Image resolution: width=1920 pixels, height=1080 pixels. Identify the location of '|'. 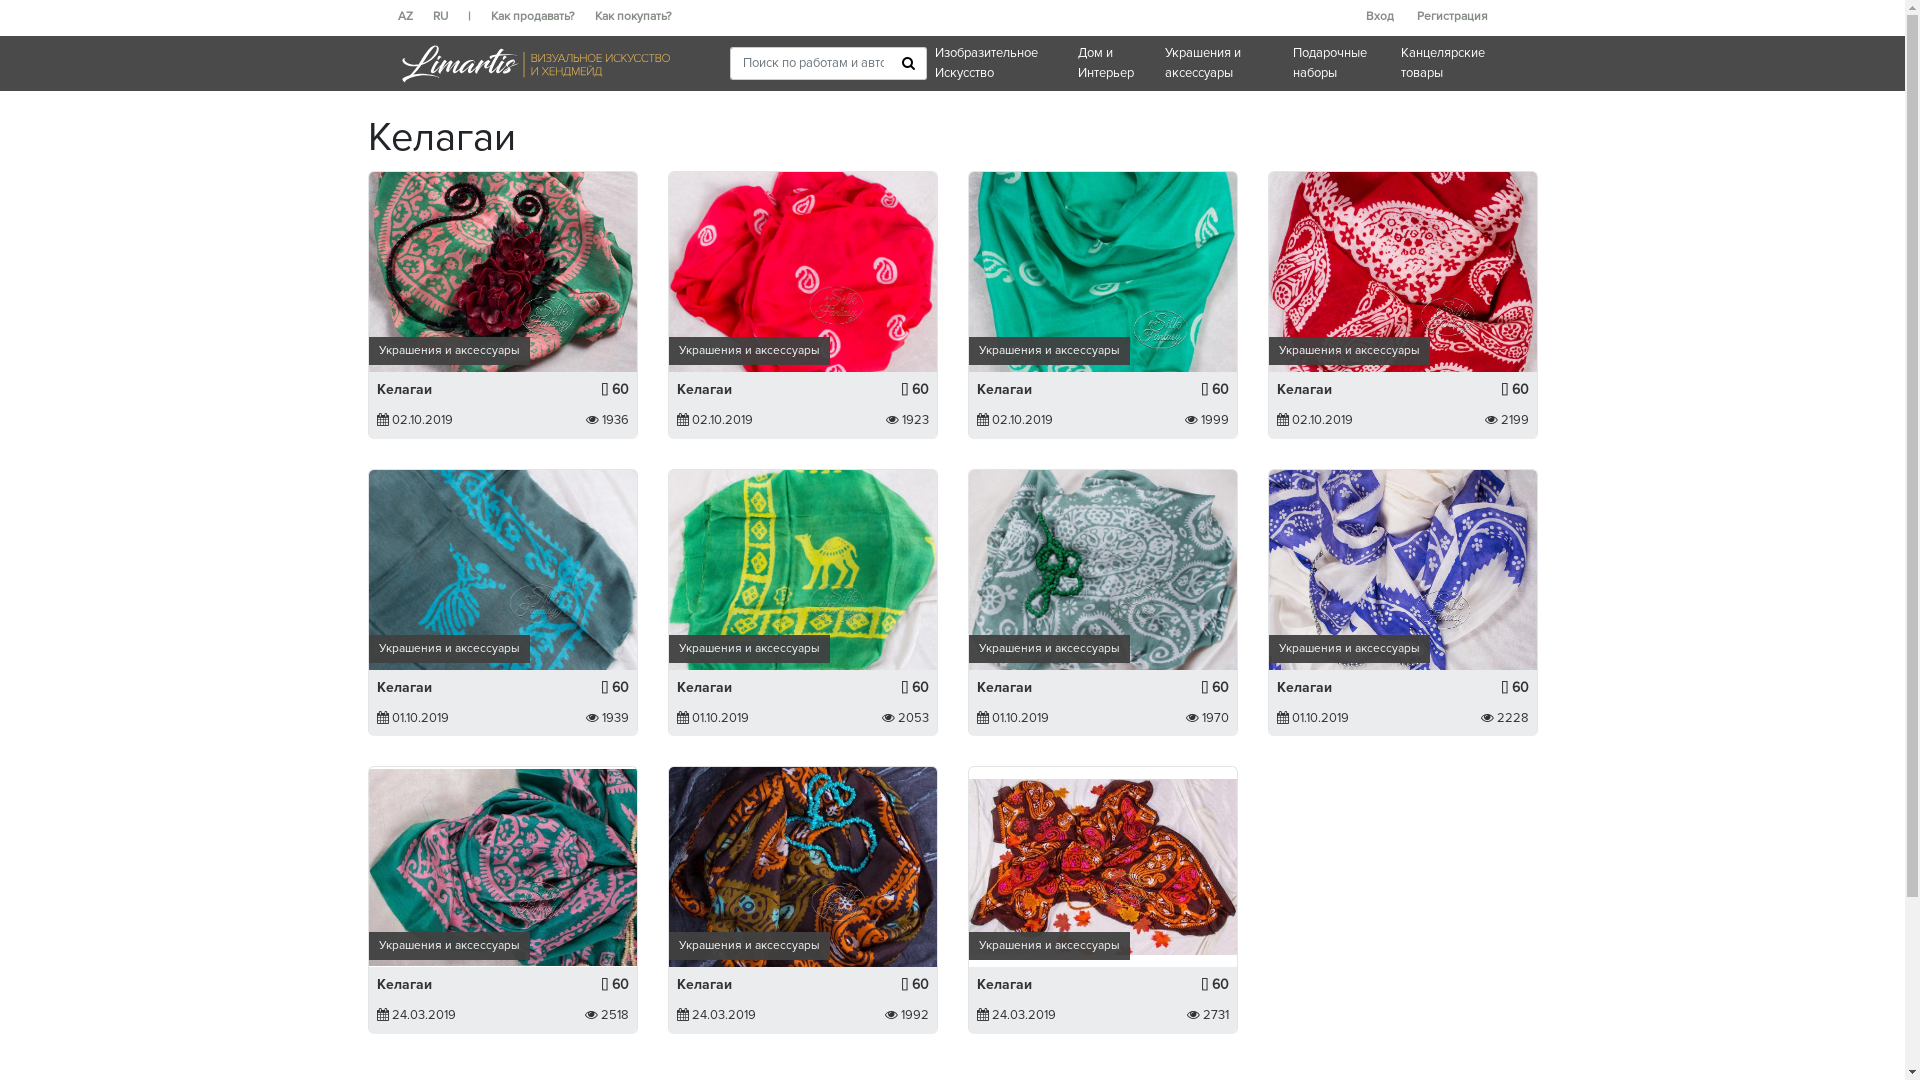
(478, 16).